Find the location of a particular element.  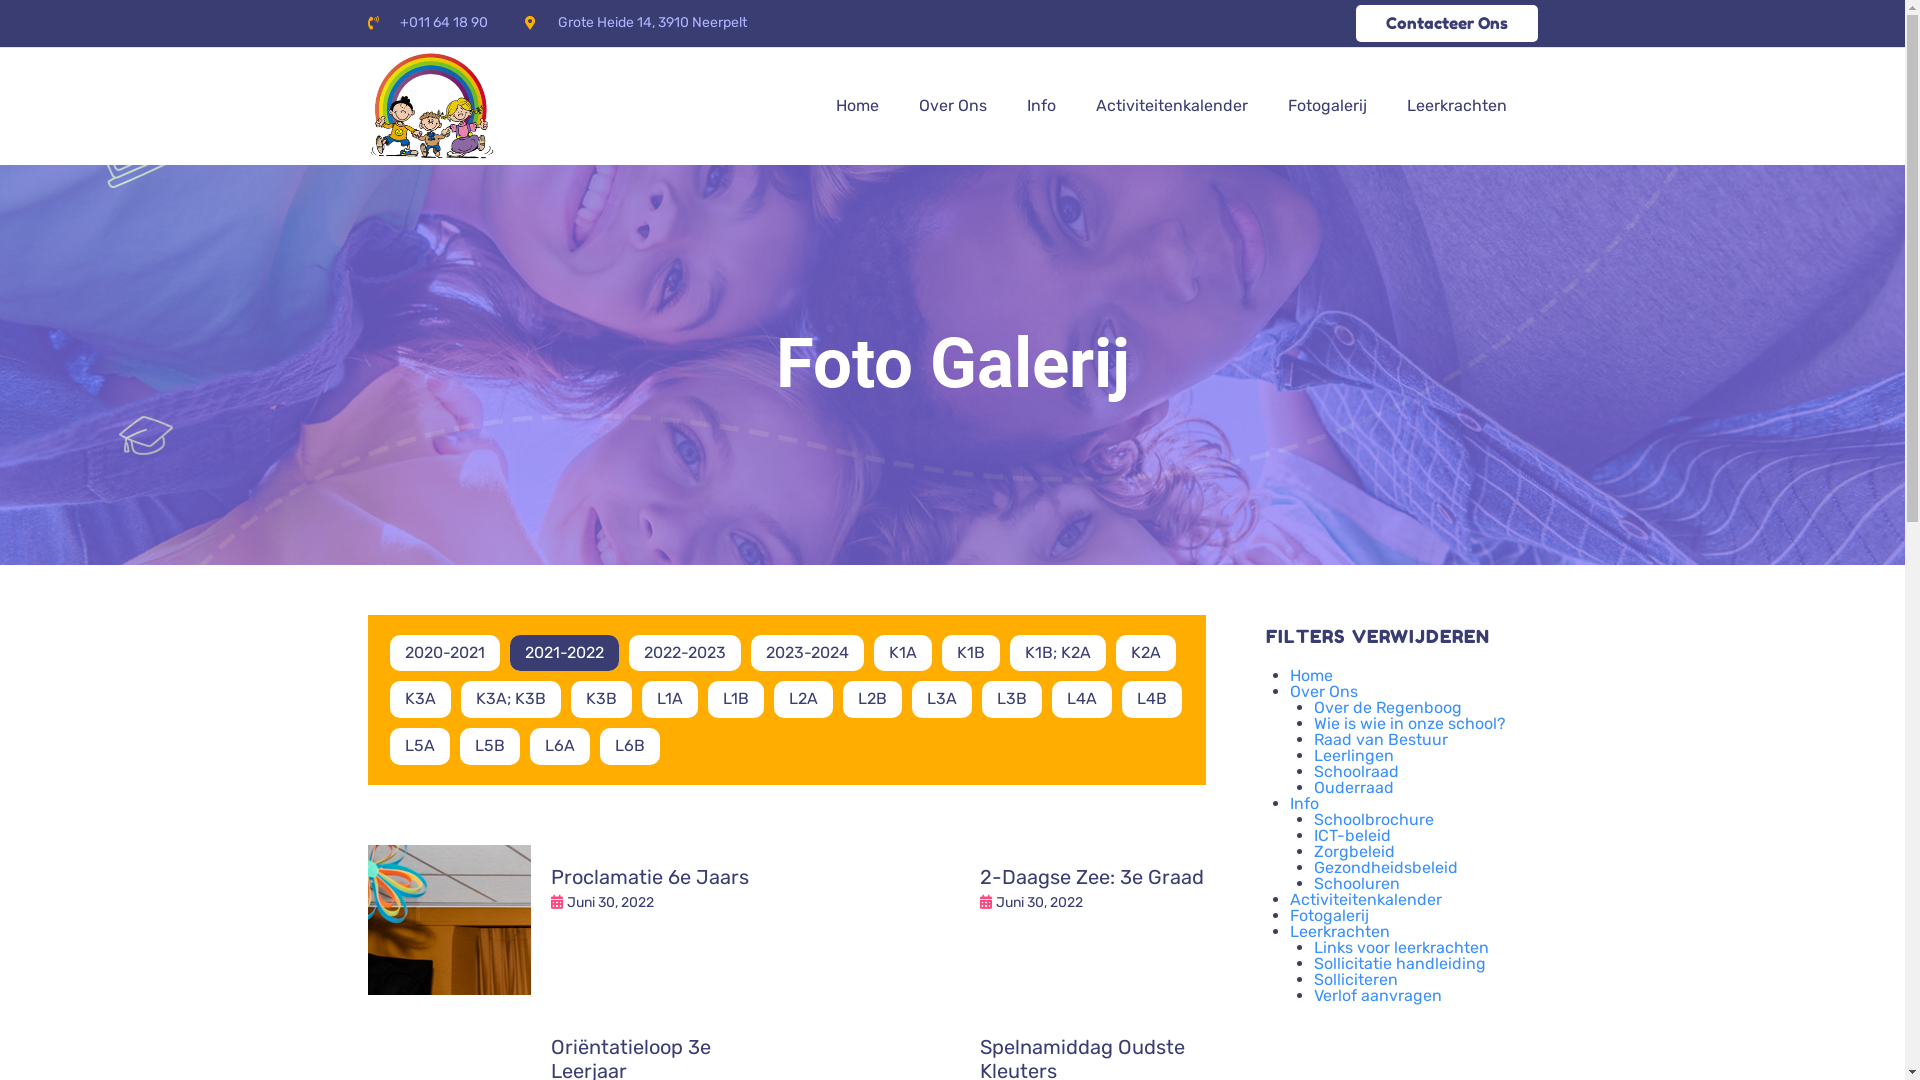

'Links voor leerkrachten' is located at coordinates (1400, 946).